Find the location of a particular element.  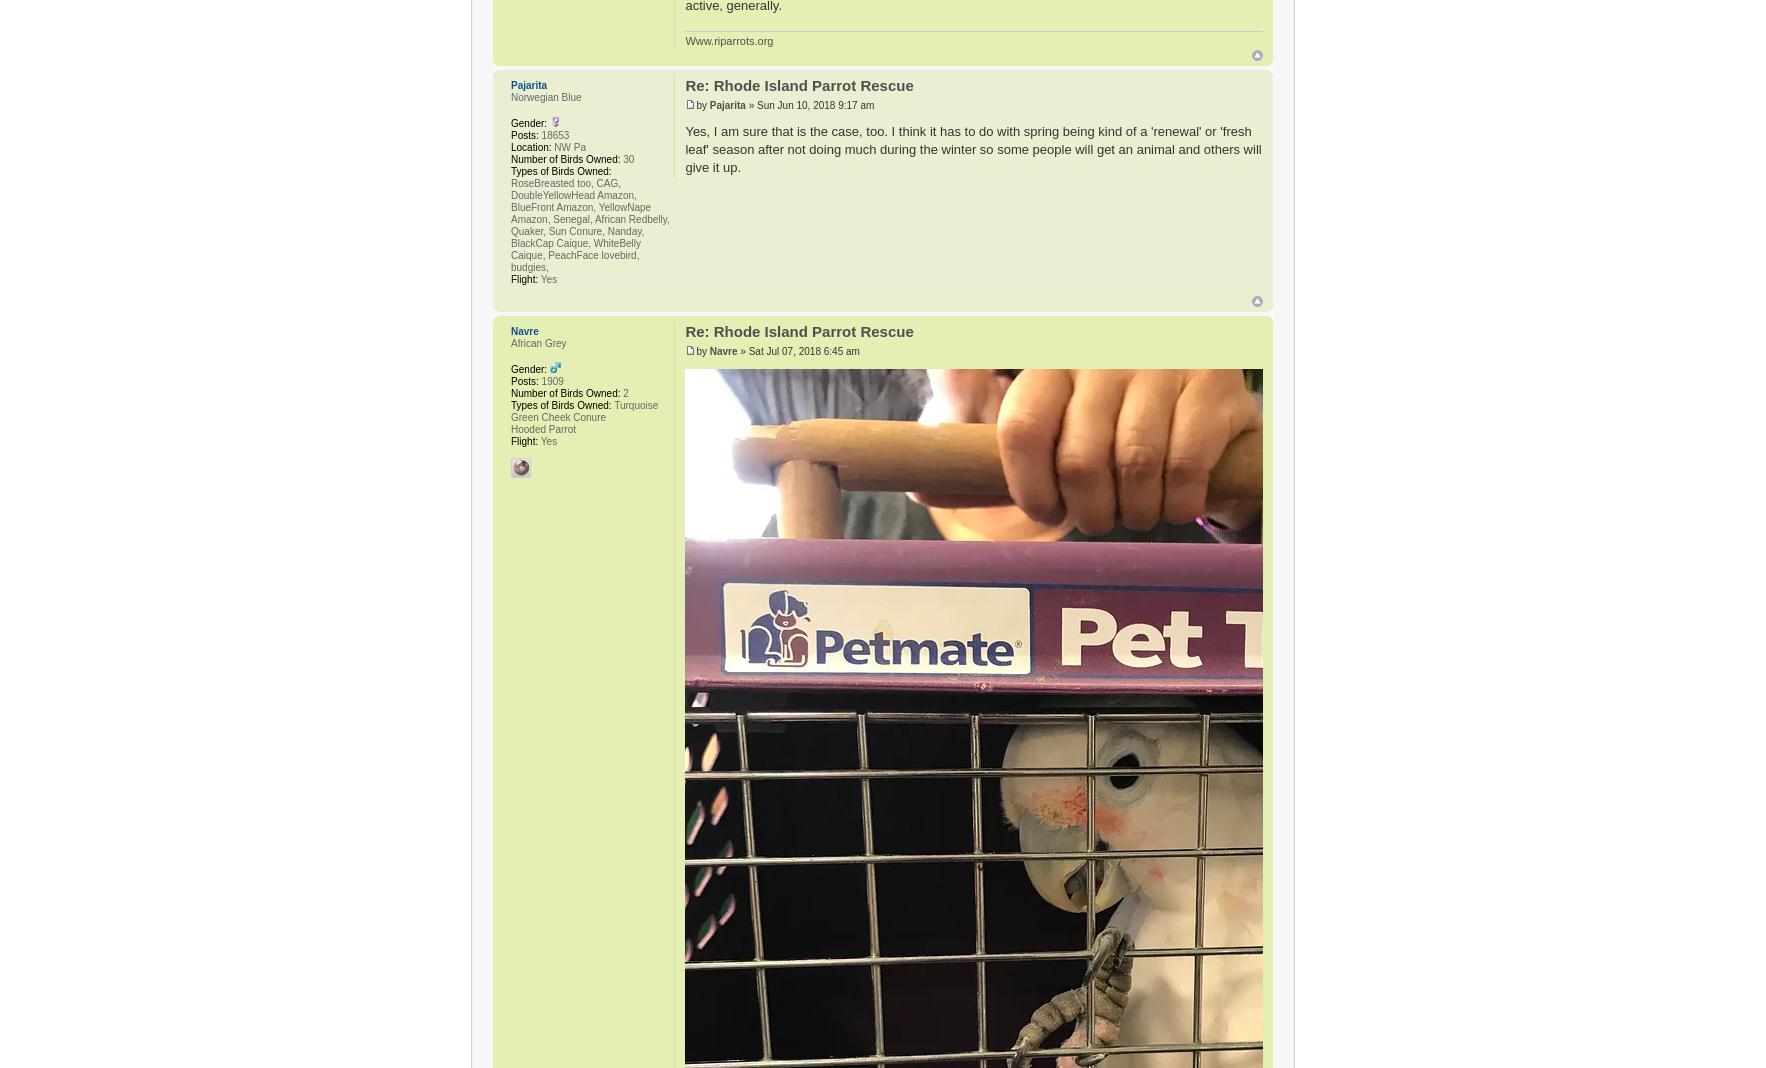

'Hooded Parrot' is located at coordinates (543, 428).